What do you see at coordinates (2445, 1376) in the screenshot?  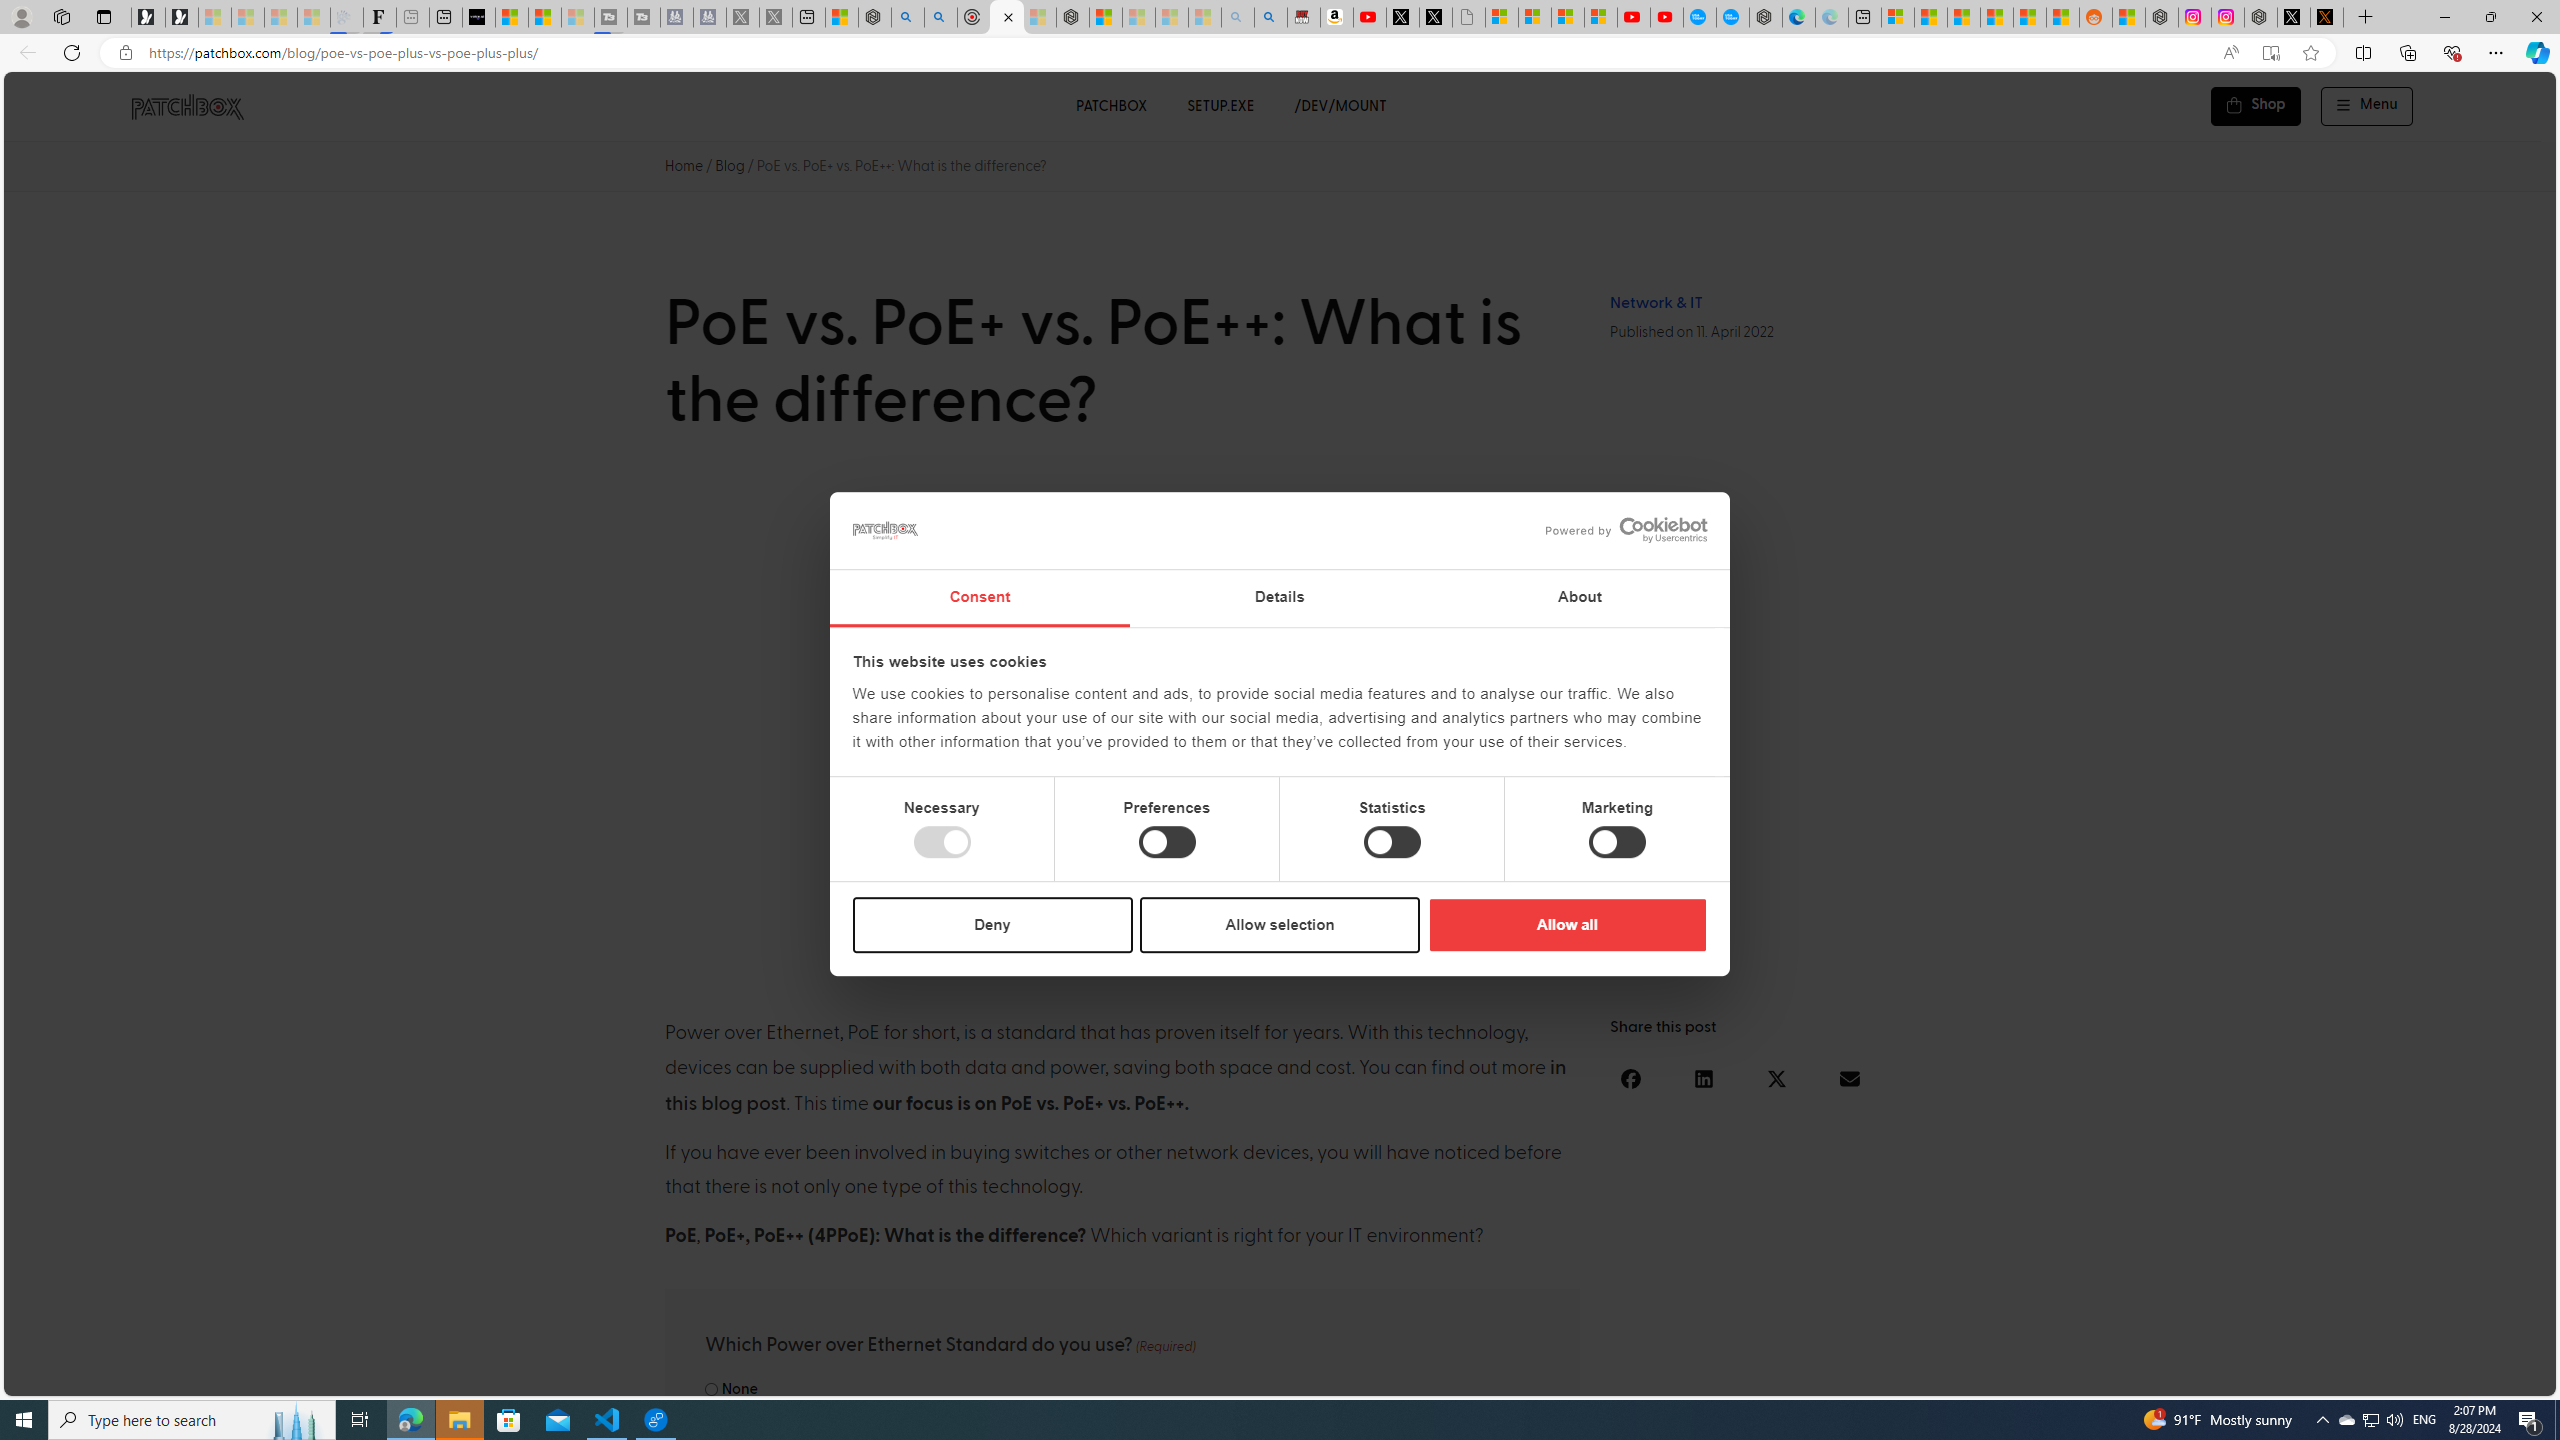 I see `'Language switcher : Finnish'` at bounding box center [2445, 1376].